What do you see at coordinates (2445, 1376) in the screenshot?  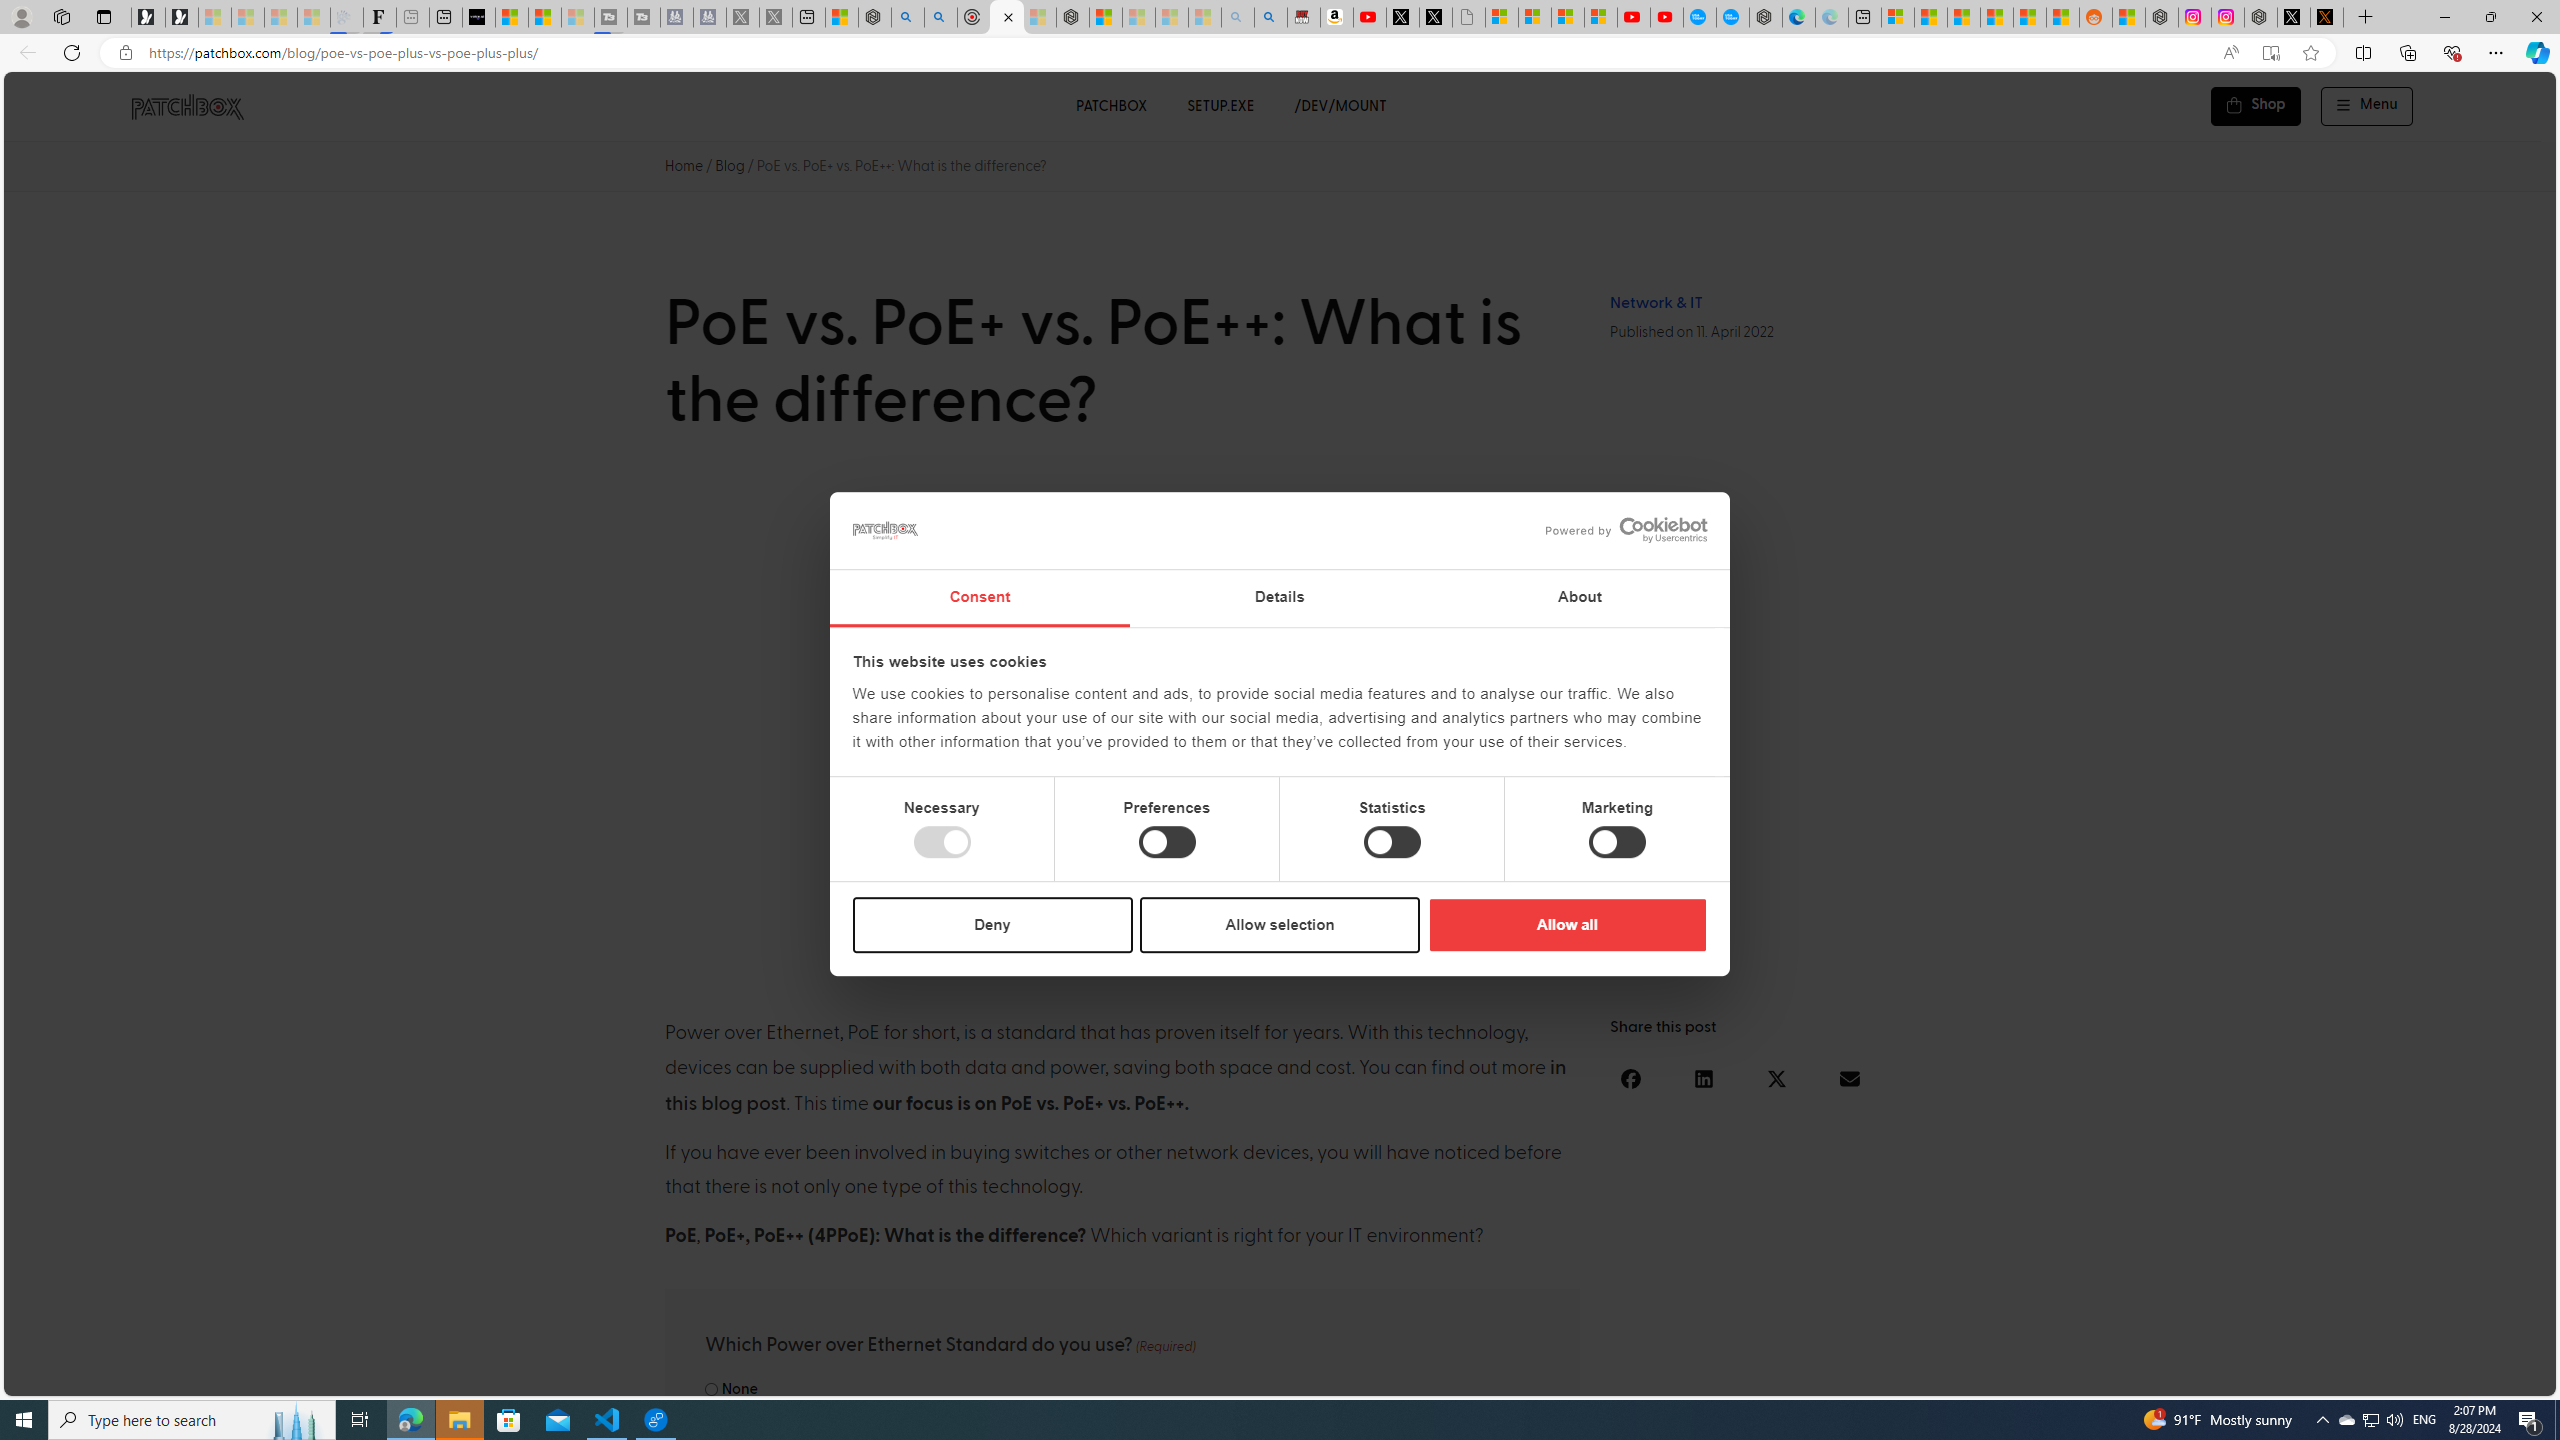 I see `'Language switcher : Finnish'` at bounding box center [2445, 1376].